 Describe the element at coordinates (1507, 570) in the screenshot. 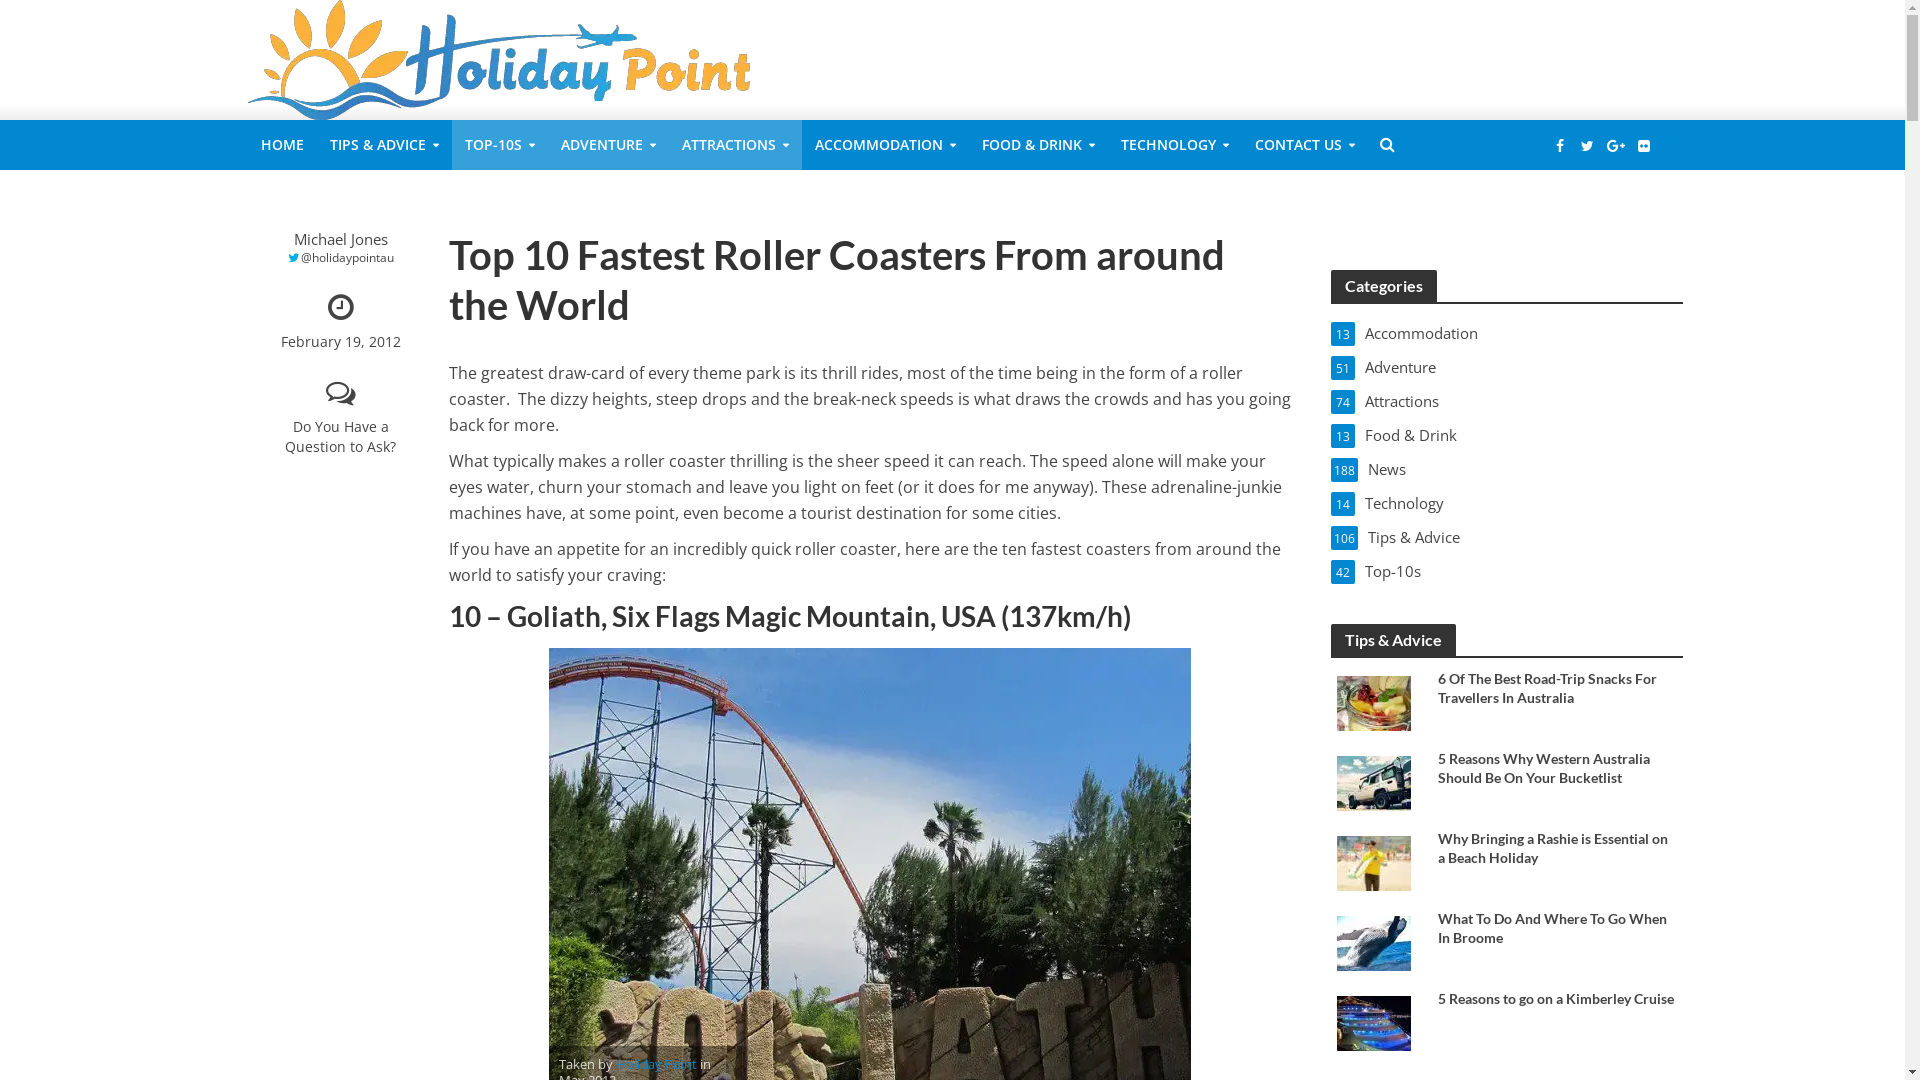

I see `'Top-10s` at that location.